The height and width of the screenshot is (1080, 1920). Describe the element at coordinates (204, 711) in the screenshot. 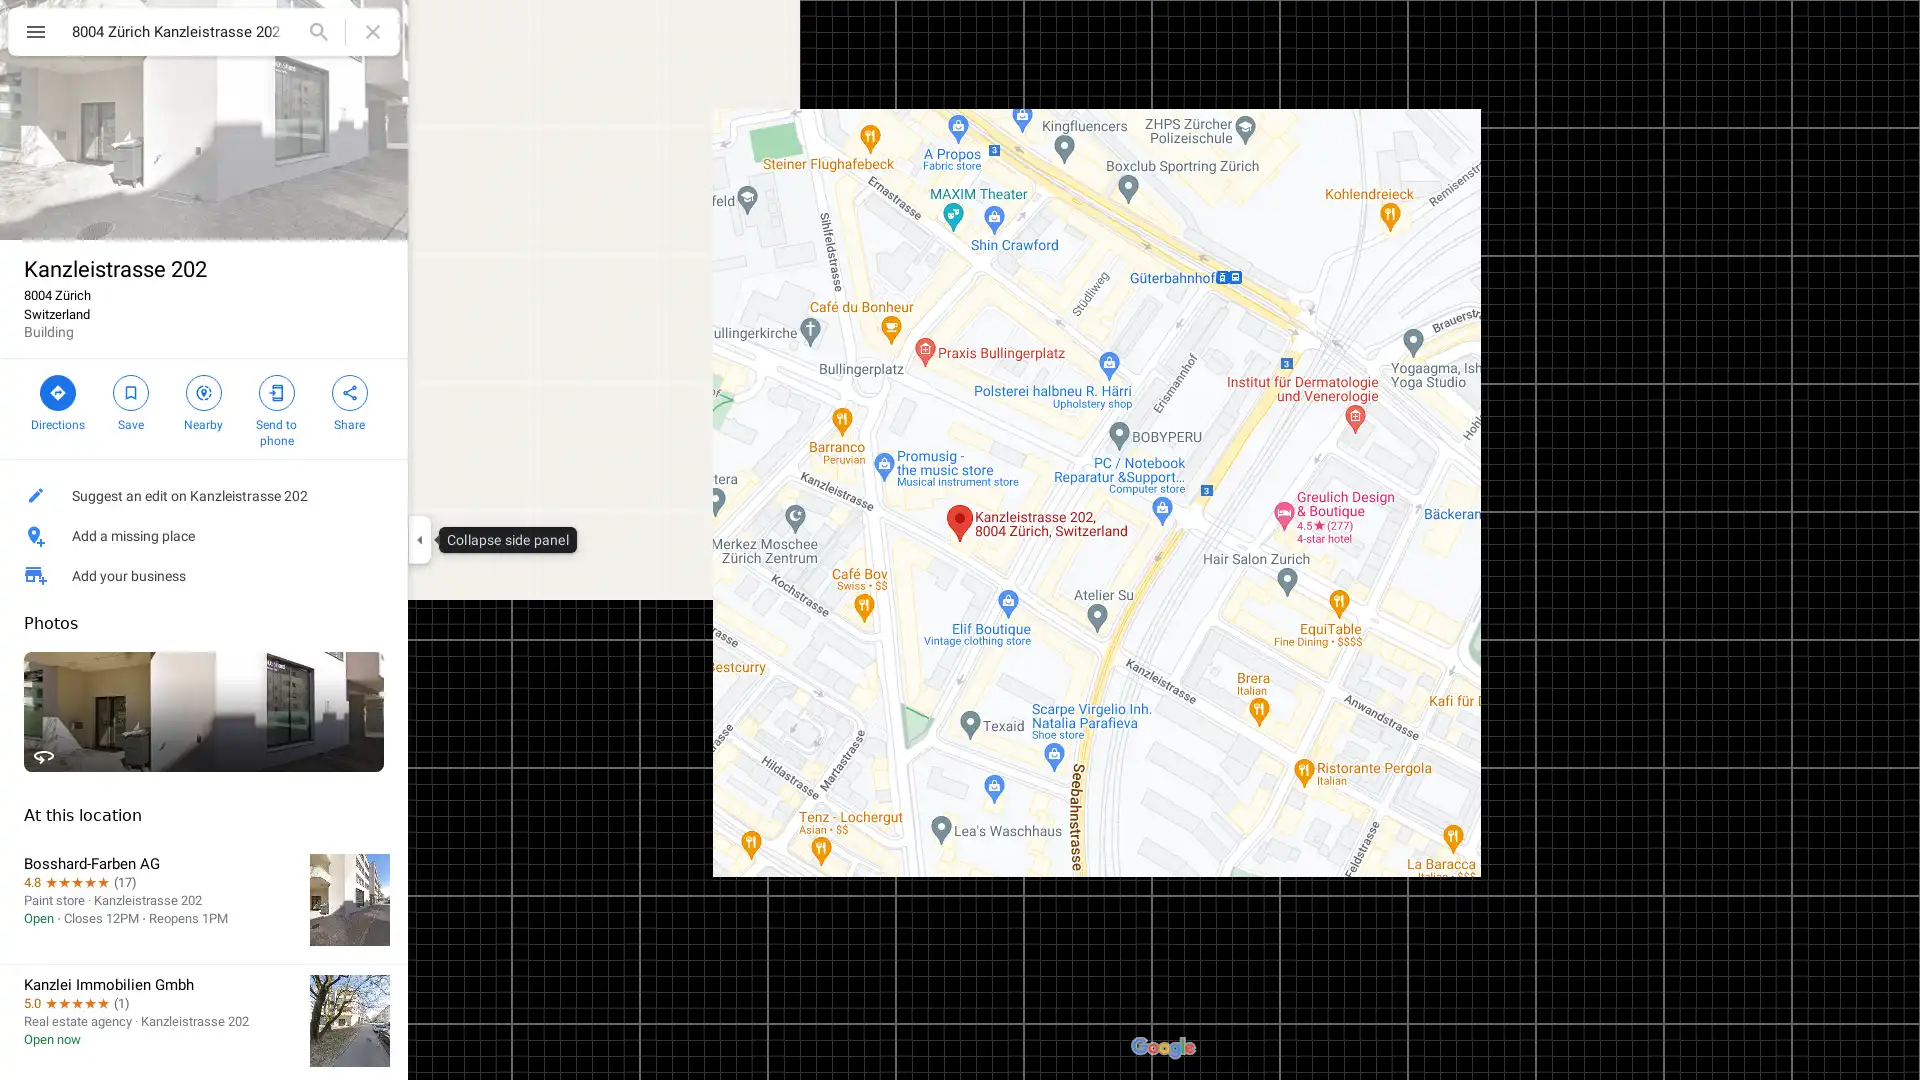

I see `Street View` at that location.